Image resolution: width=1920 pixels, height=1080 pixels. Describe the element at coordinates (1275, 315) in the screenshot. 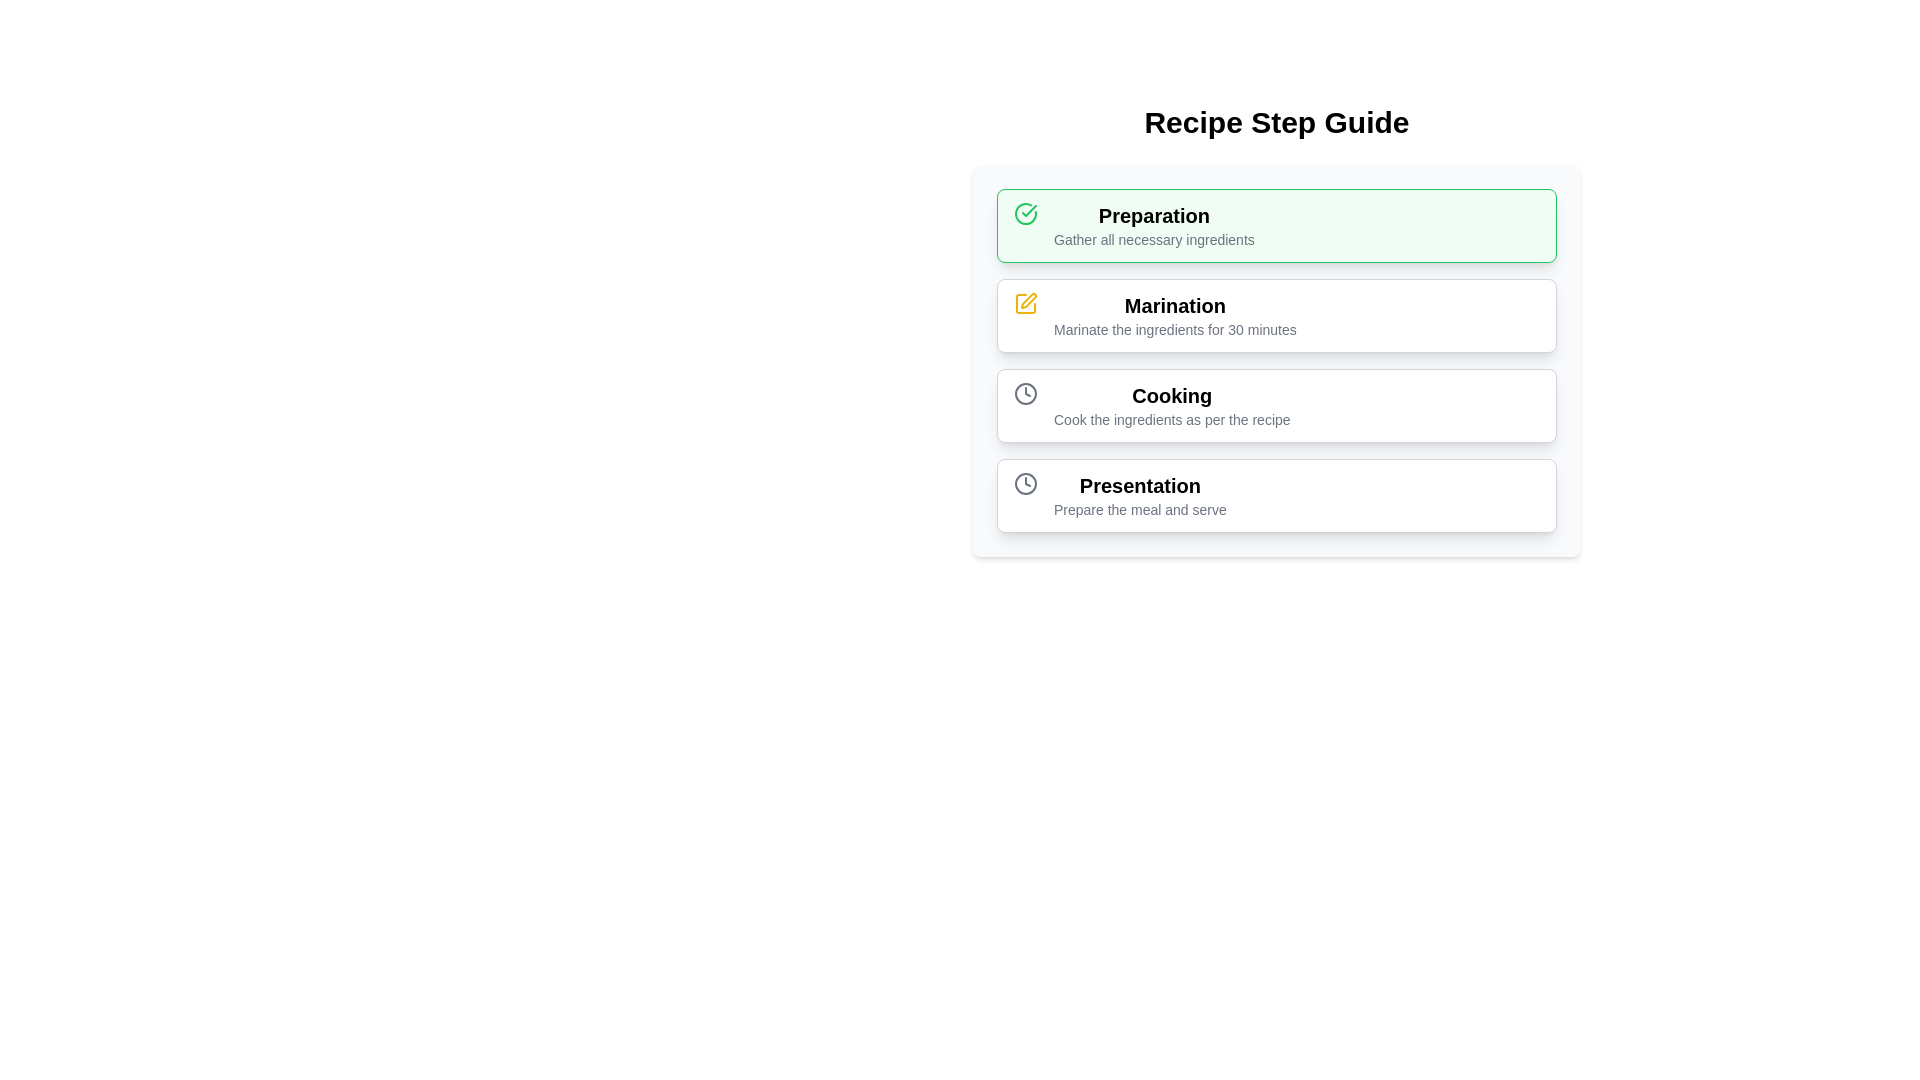

I see `the informational box titled 'Marination'` at that location.